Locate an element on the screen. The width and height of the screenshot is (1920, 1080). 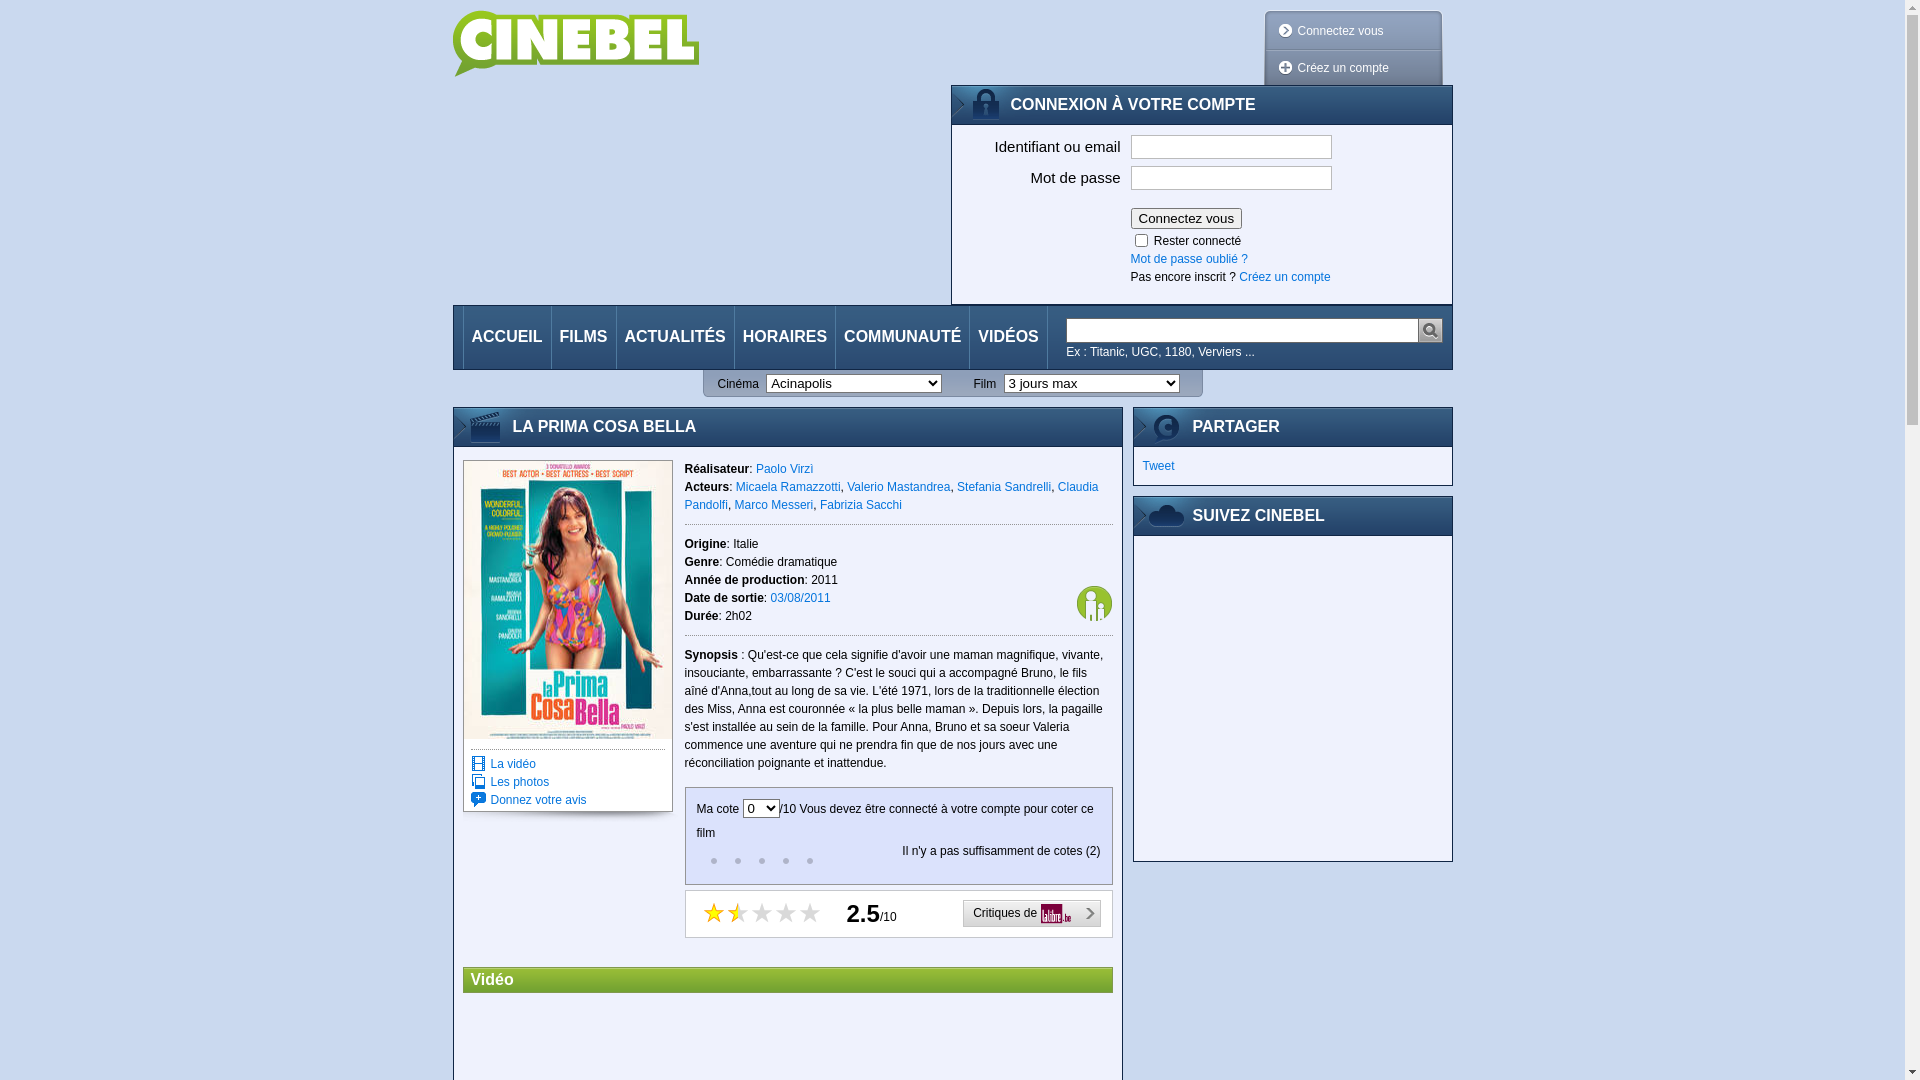
'ACCUEIL' is located at coordinates (463, 336).